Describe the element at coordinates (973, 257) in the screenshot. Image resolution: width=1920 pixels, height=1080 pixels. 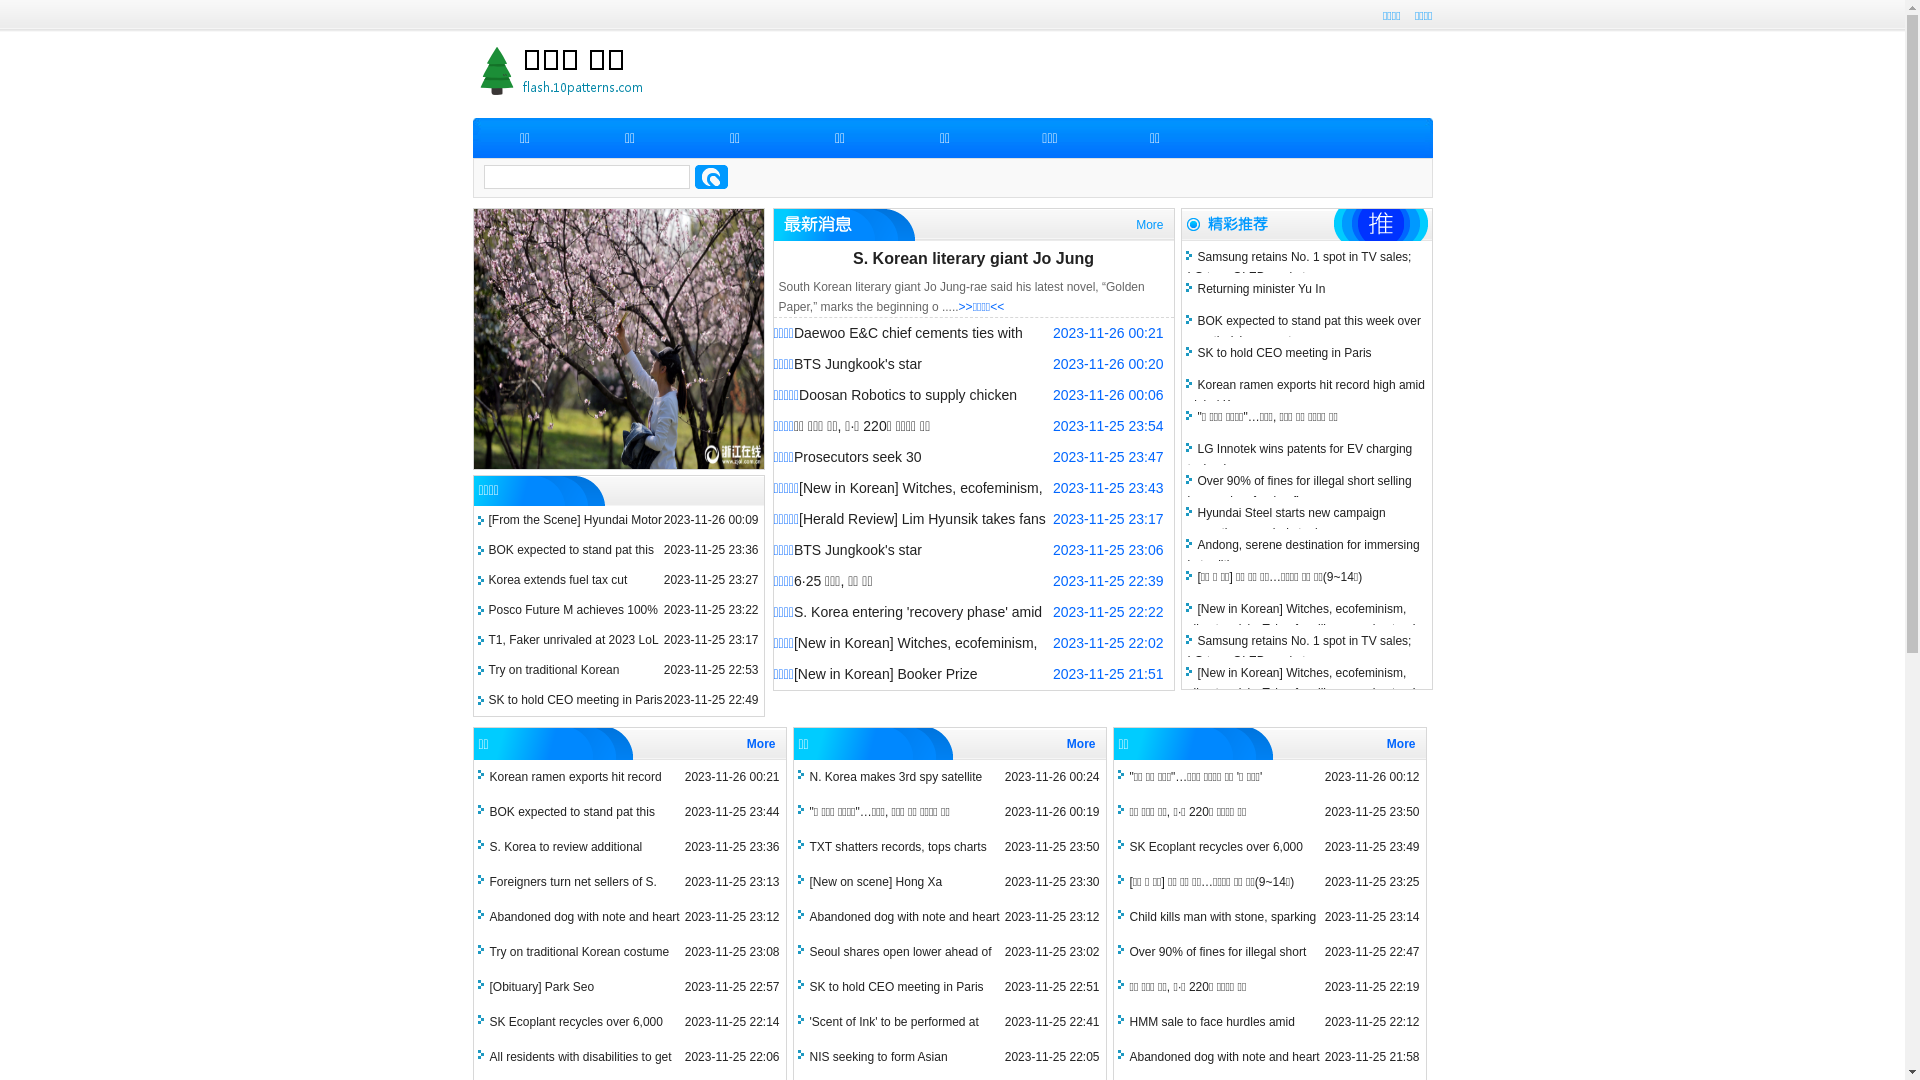
I see `'S. Korean literary giant Jo Jung'` at that location.